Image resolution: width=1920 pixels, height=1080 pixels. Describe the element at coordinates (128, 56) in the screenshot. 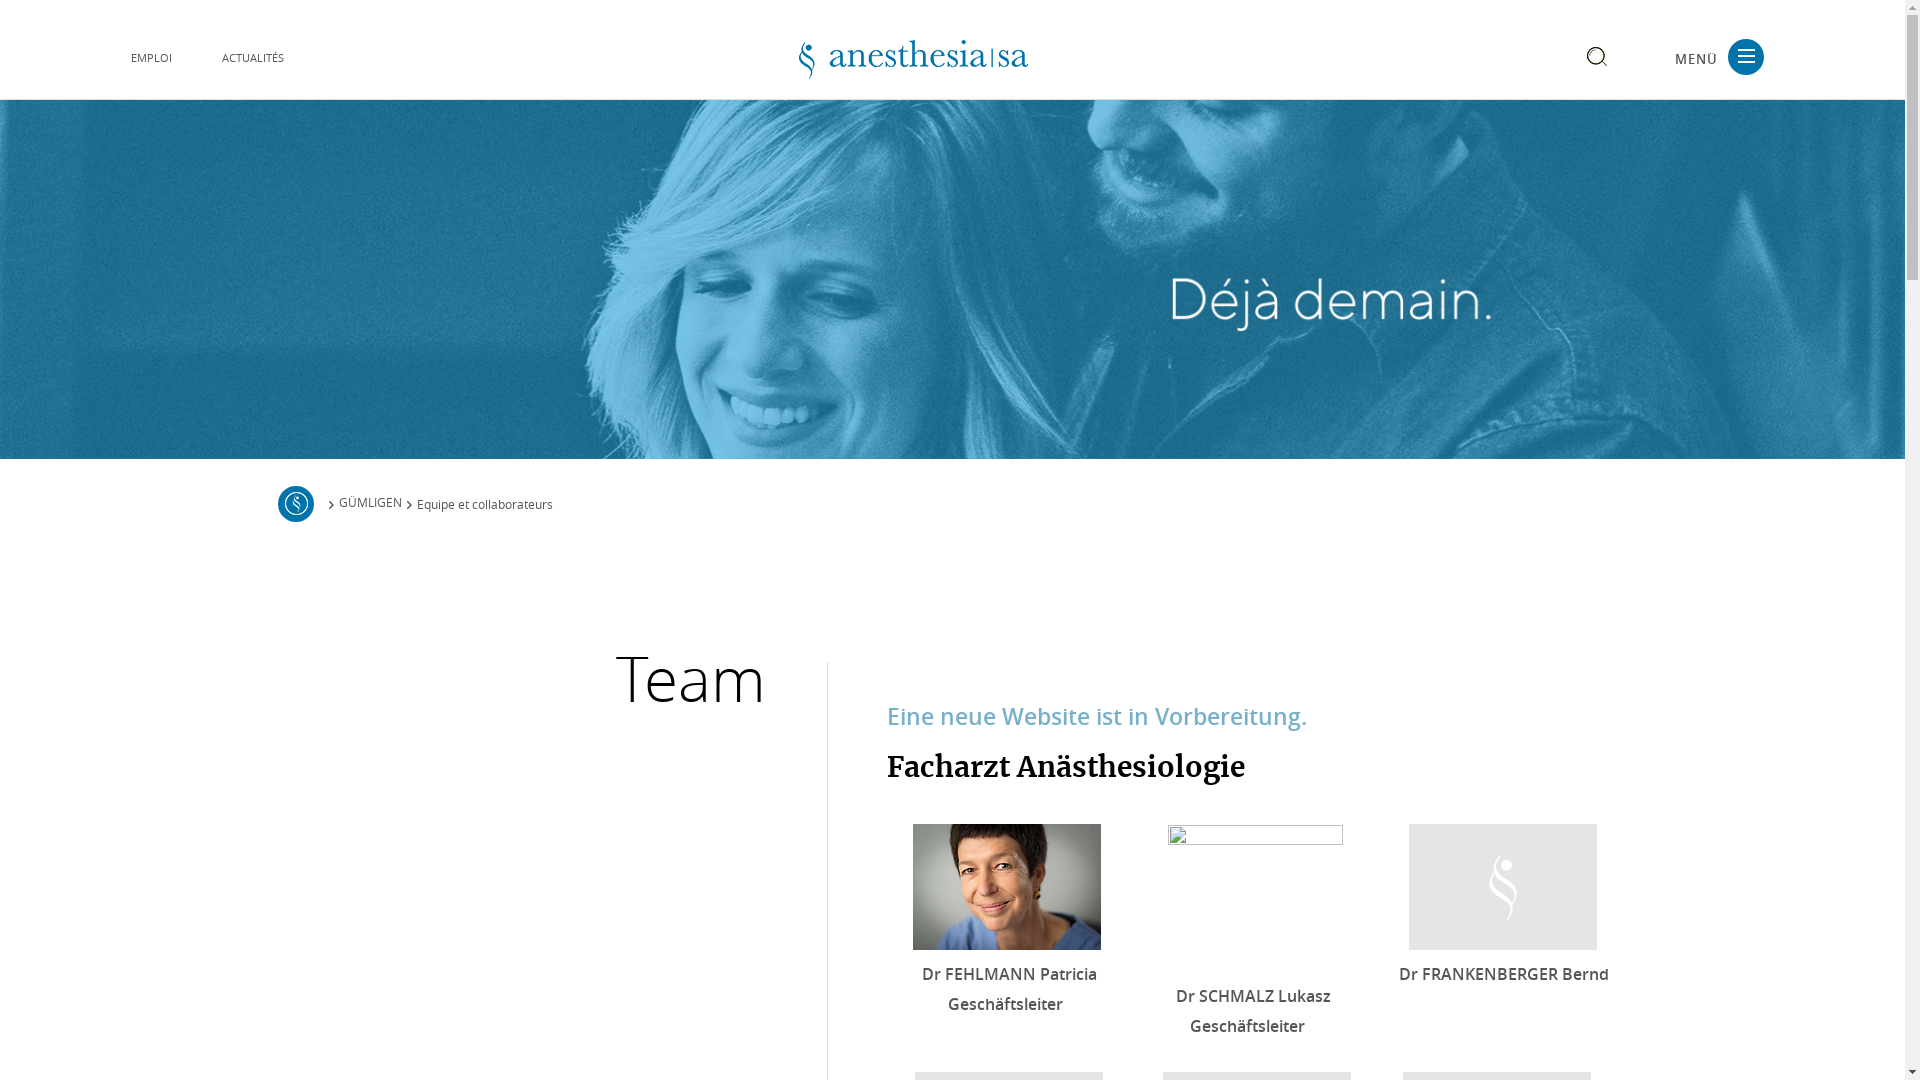

I see `'EMPLOI'` at that location.